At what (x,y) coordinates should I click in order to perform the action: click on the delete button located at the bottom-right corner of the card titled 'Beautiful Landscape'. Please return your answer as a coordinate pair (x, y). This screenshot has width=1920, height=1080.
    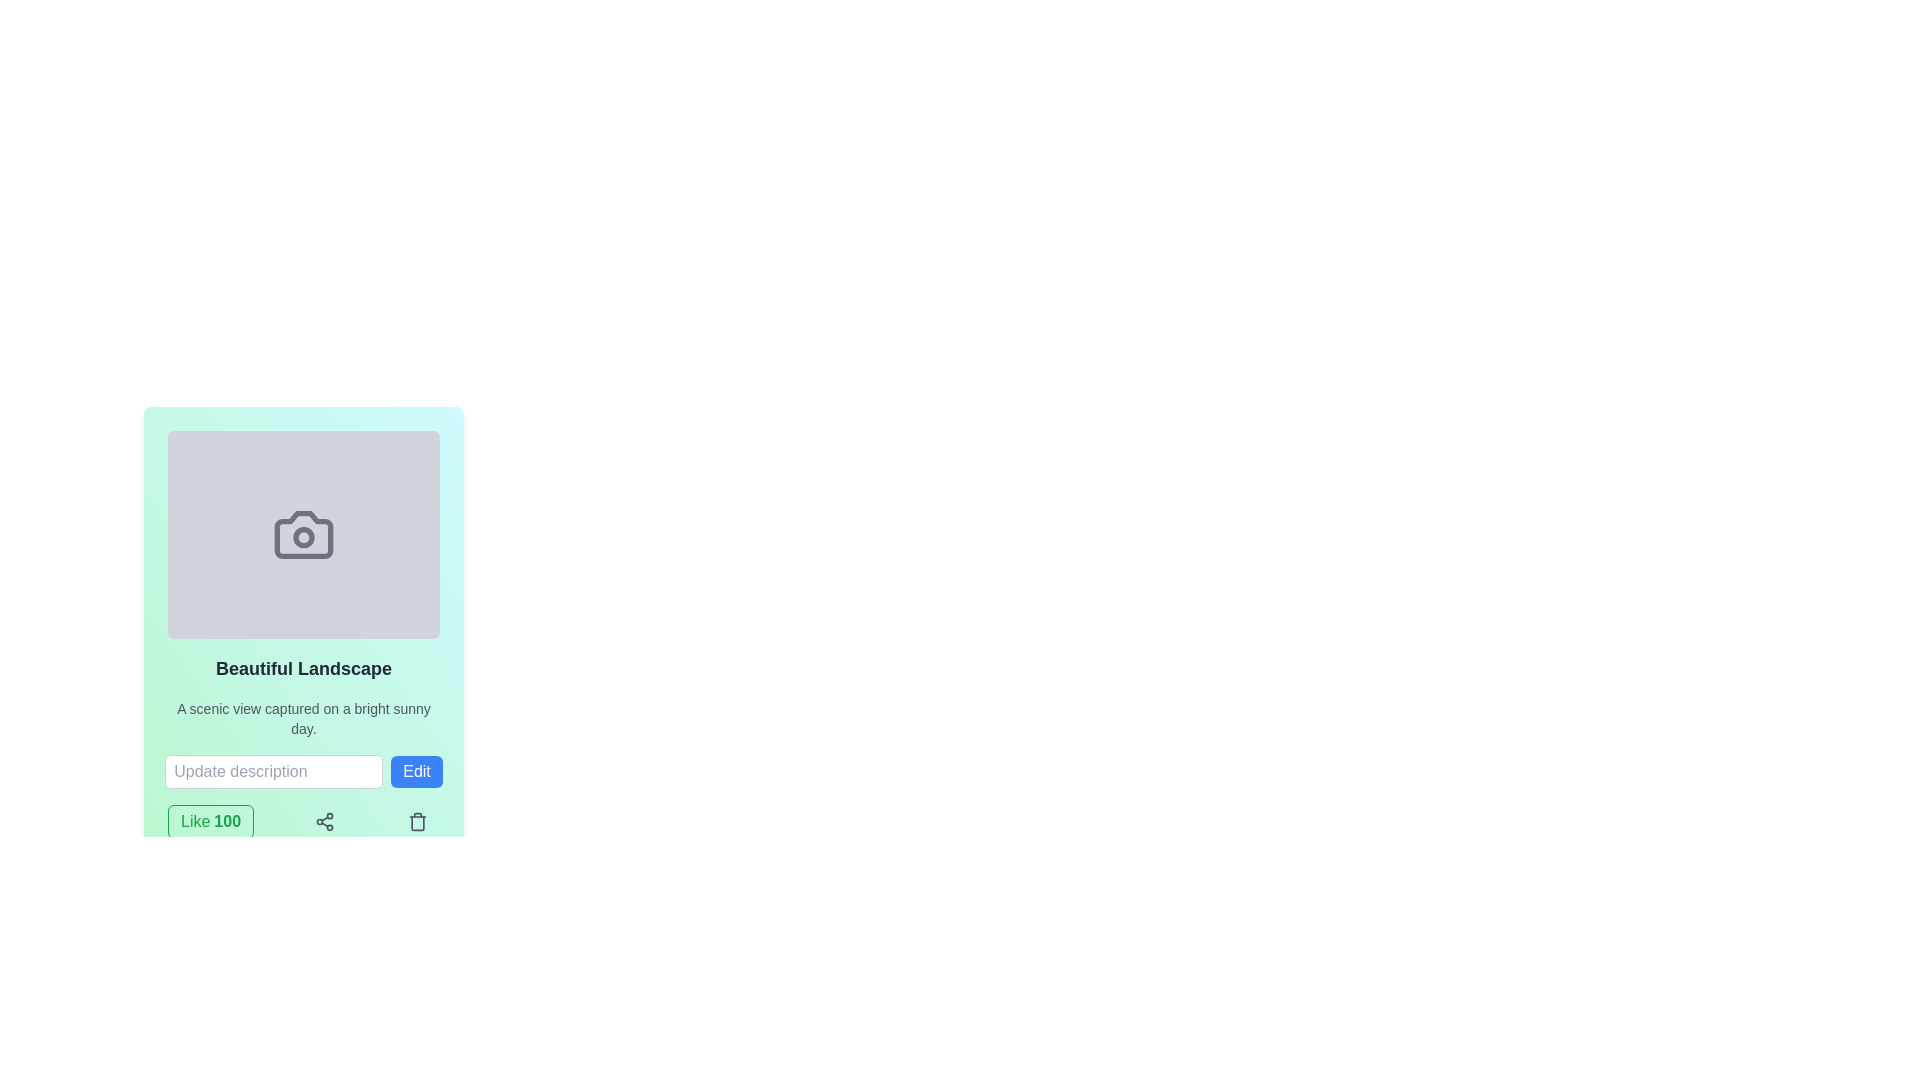
    Looking at the image, I should click on (416, 821).